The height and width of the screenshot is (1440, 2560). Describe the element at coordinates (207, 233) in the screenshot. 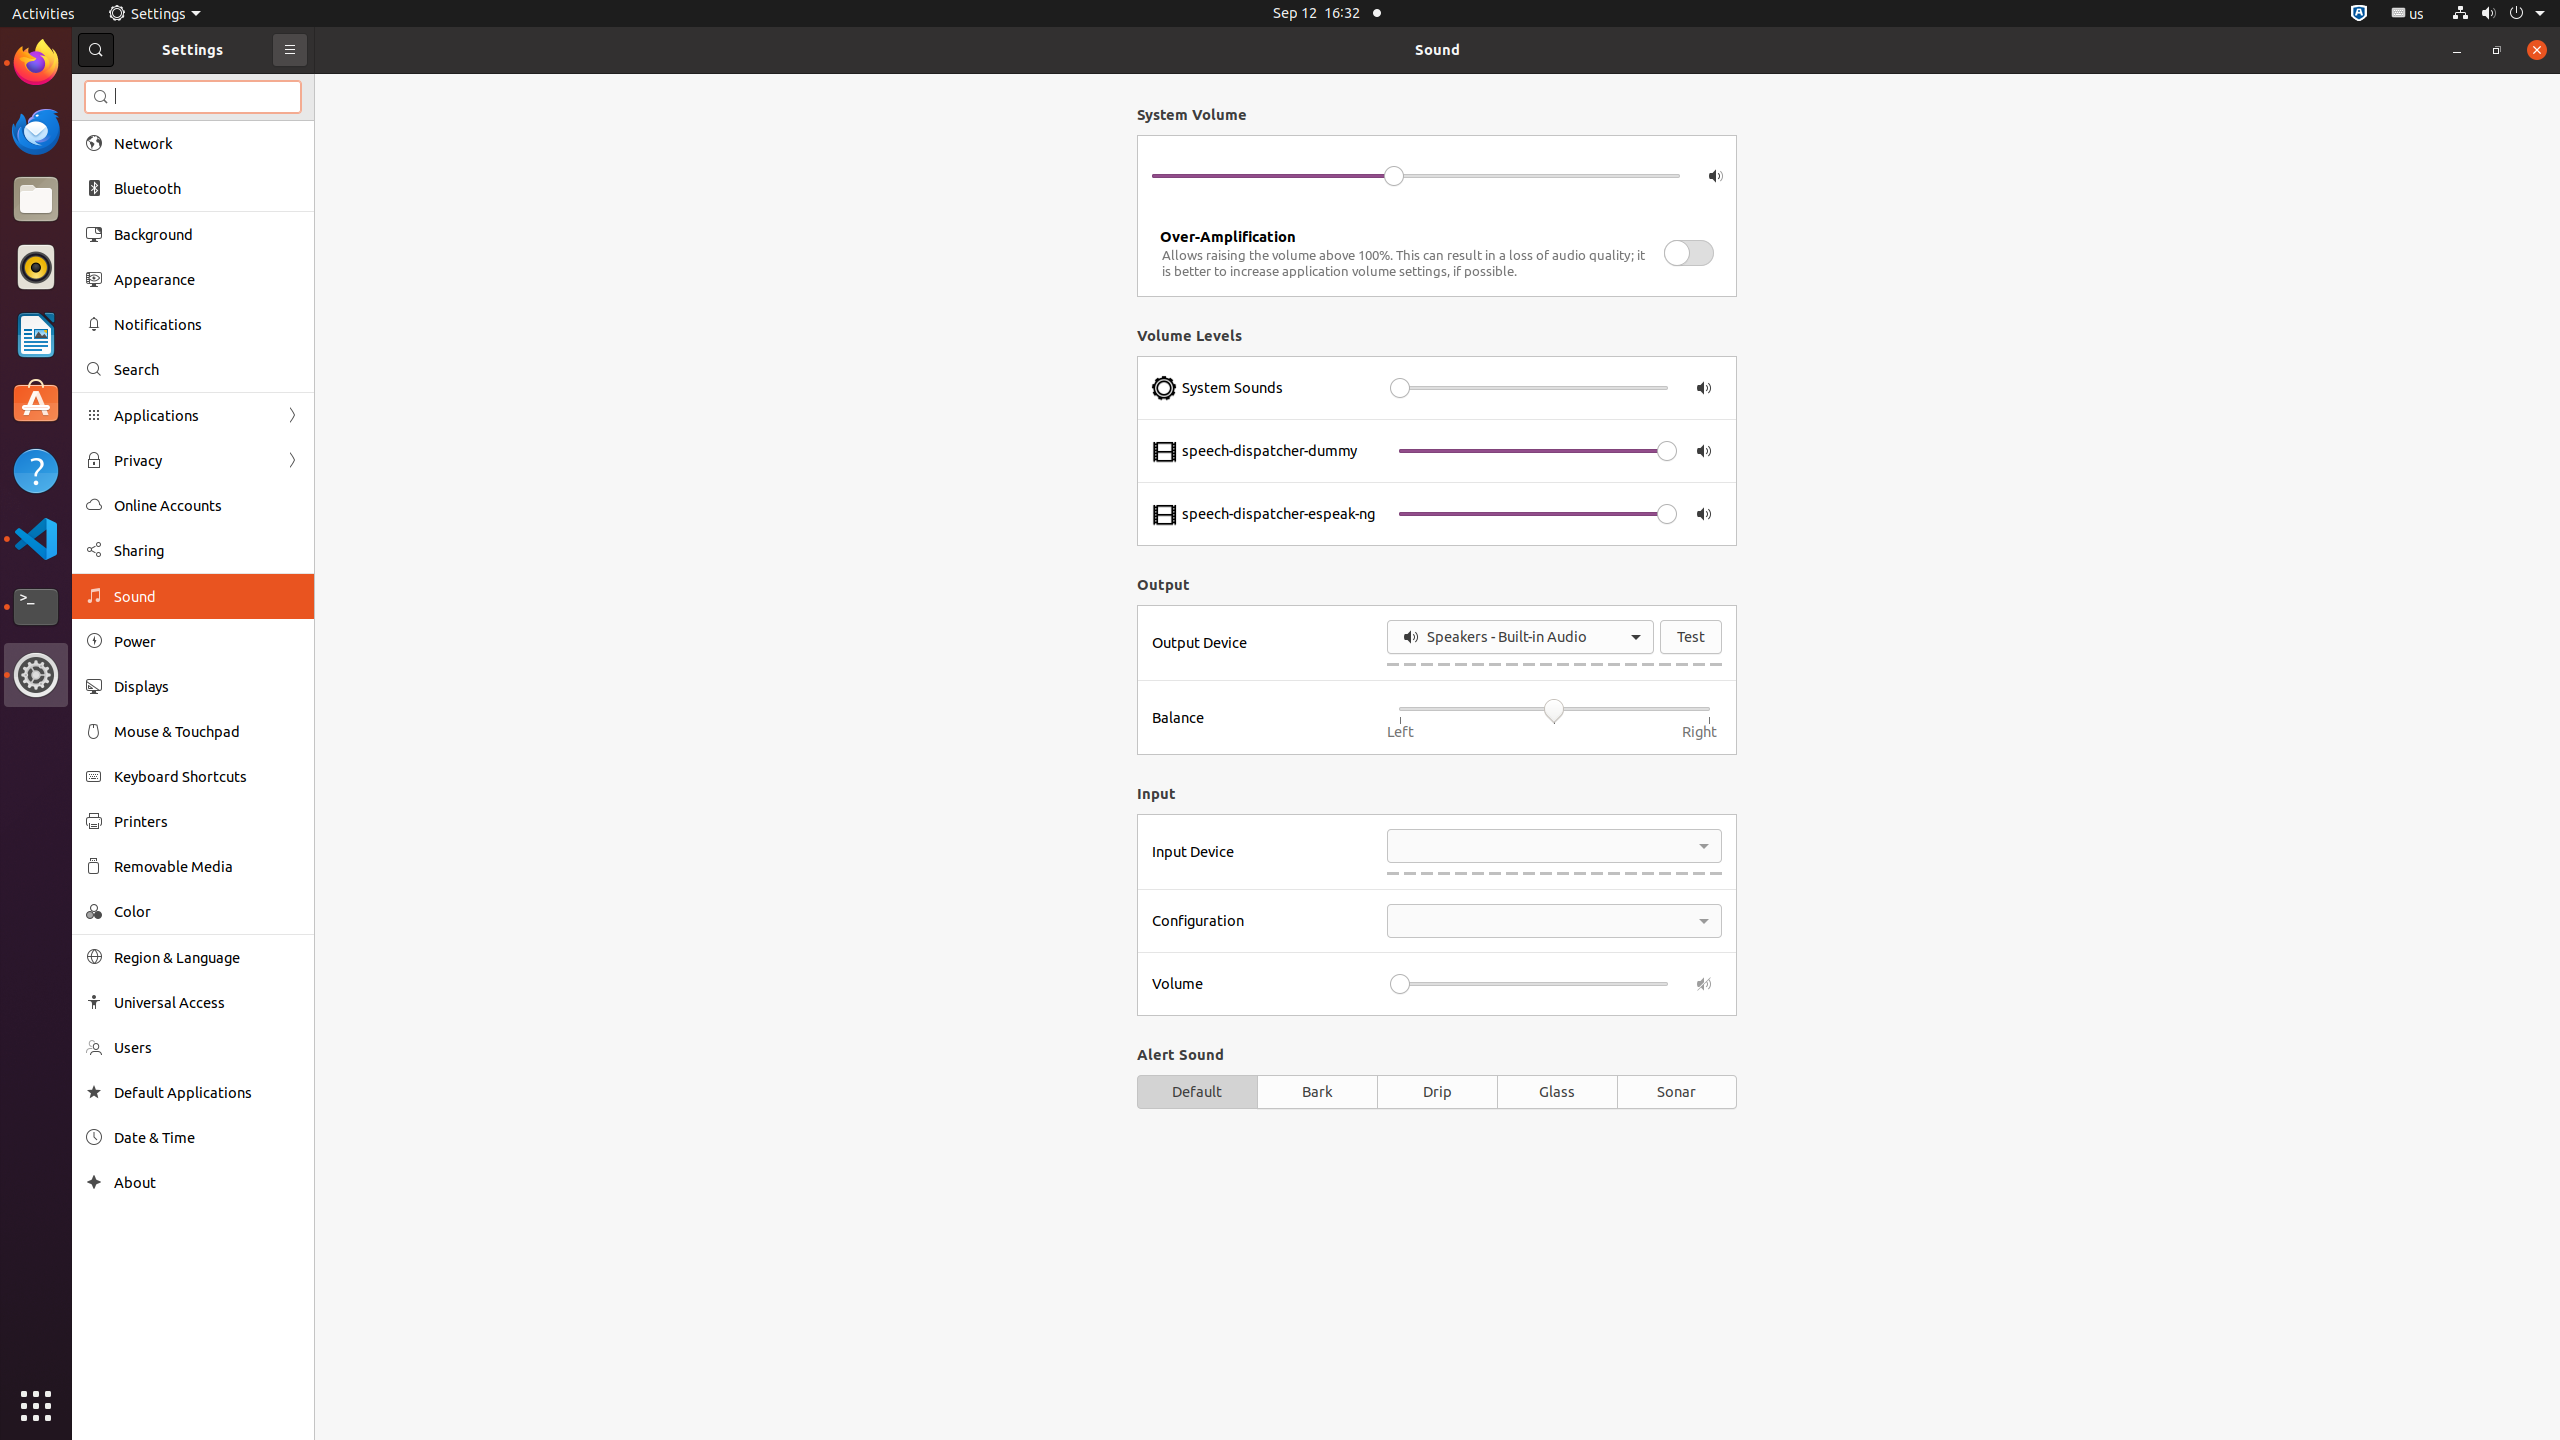

I see `'Background'` at that location.